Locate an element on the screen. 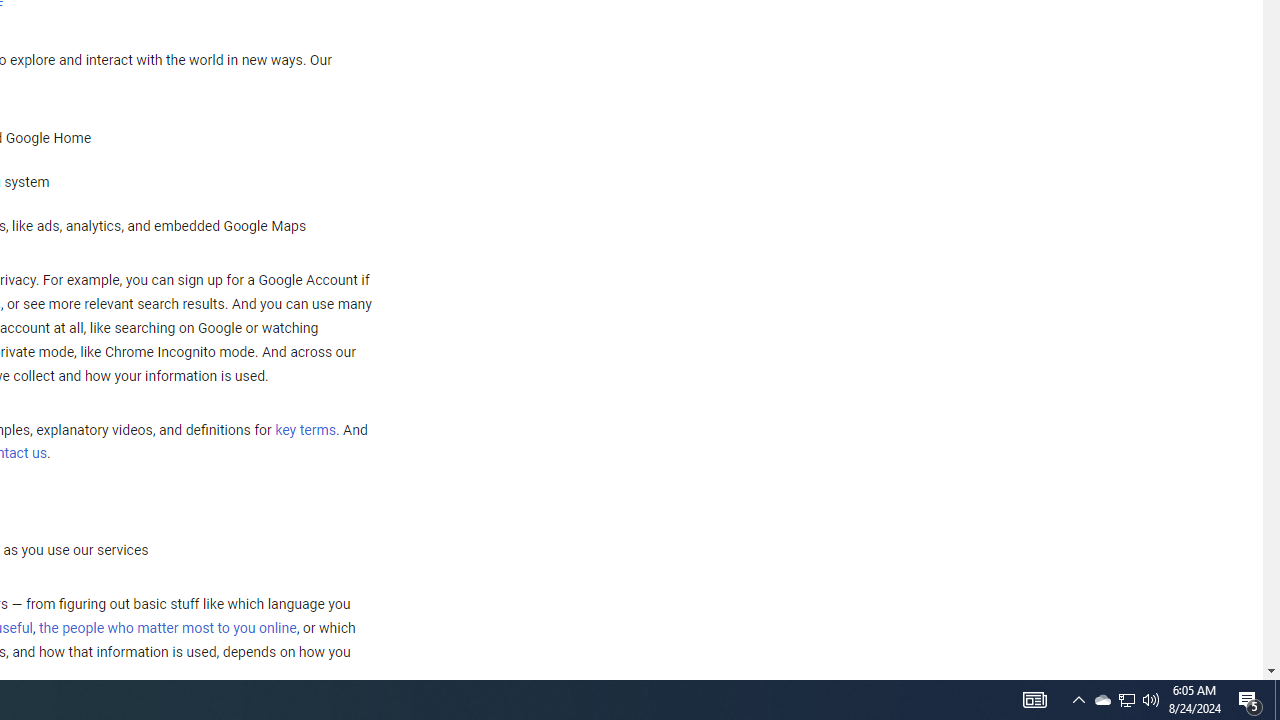 Image resolution: width=1280 pixels, height=720 pixels. 'key terms' is located at coordinates (304, 429).